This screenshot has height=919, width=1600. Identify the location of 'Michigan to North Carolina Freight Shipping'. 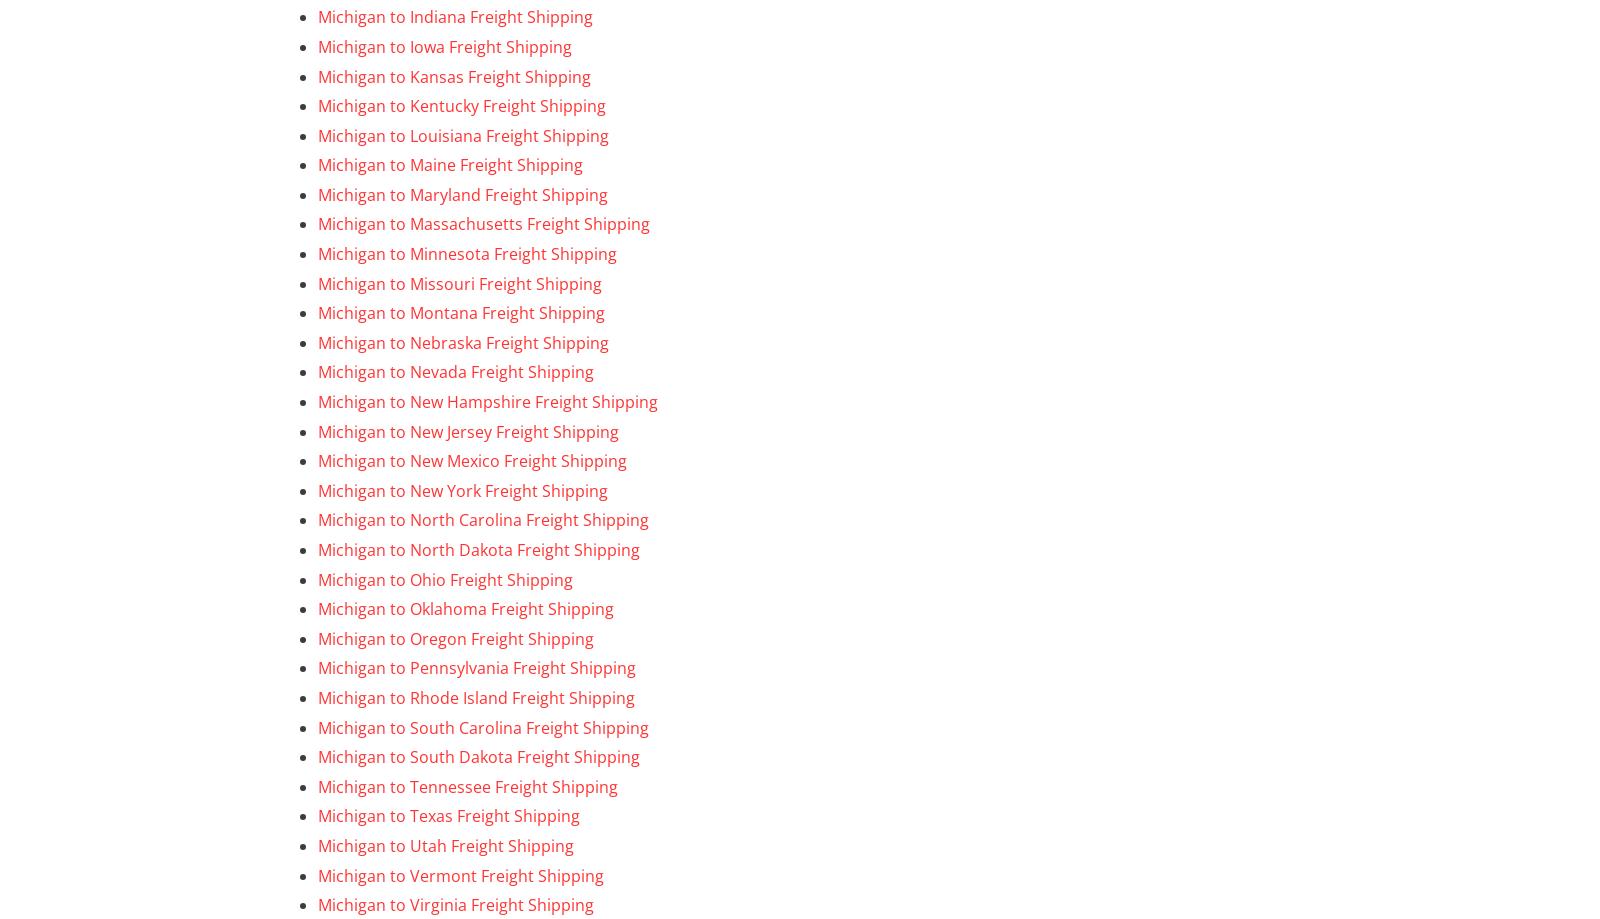
(482, 518).